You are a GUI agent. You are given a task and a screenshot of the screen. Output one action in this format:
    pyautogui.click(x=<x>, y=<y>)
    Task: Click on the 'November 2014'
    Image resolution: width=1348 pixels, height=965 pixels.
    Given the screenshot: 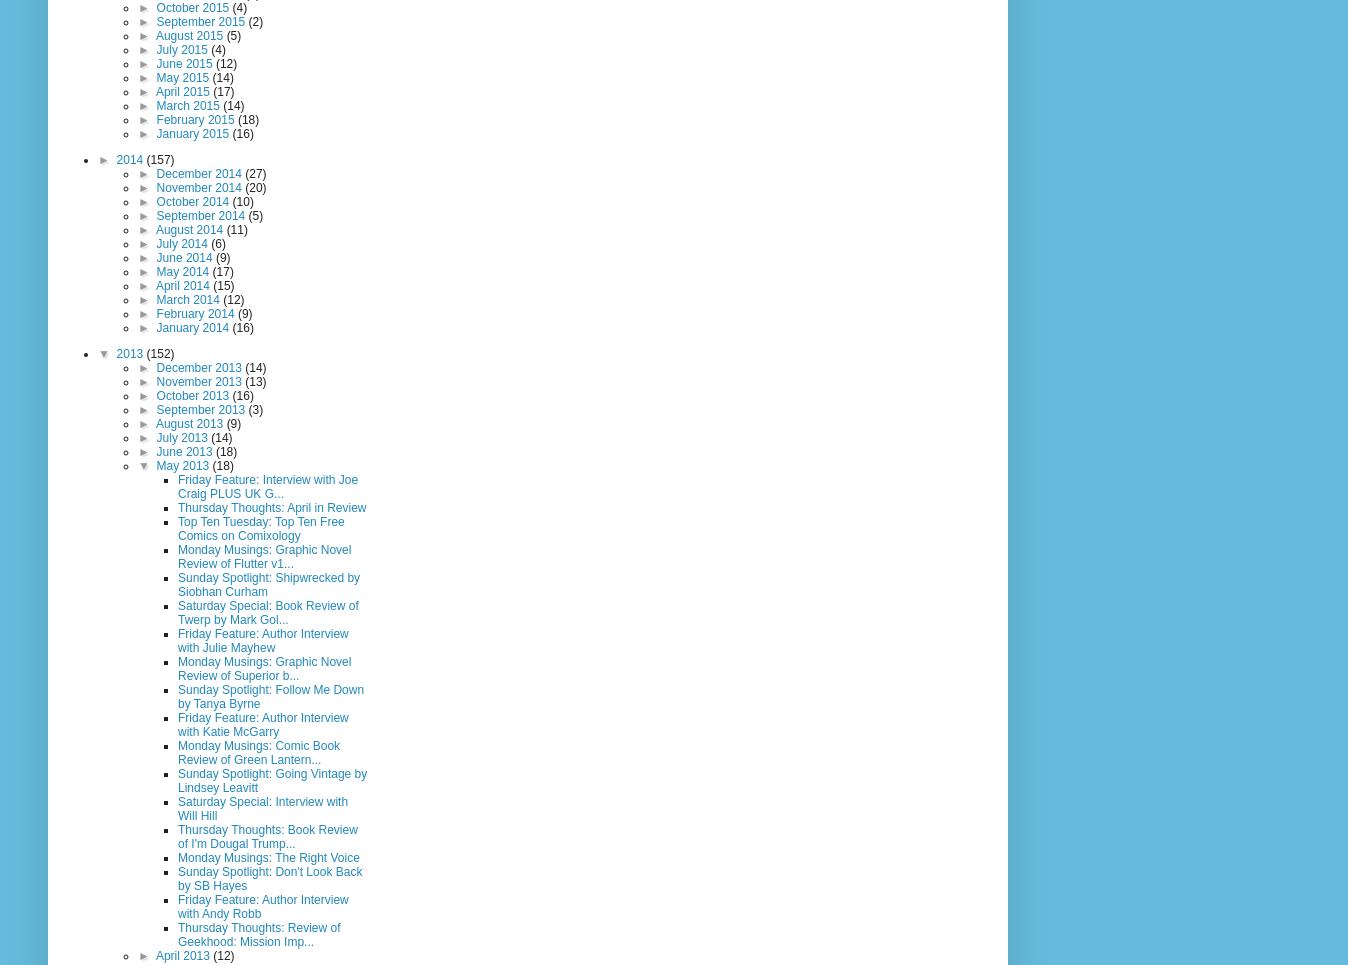 What is the action you would take?
    pyautogui.click(x=200, y=187)
    